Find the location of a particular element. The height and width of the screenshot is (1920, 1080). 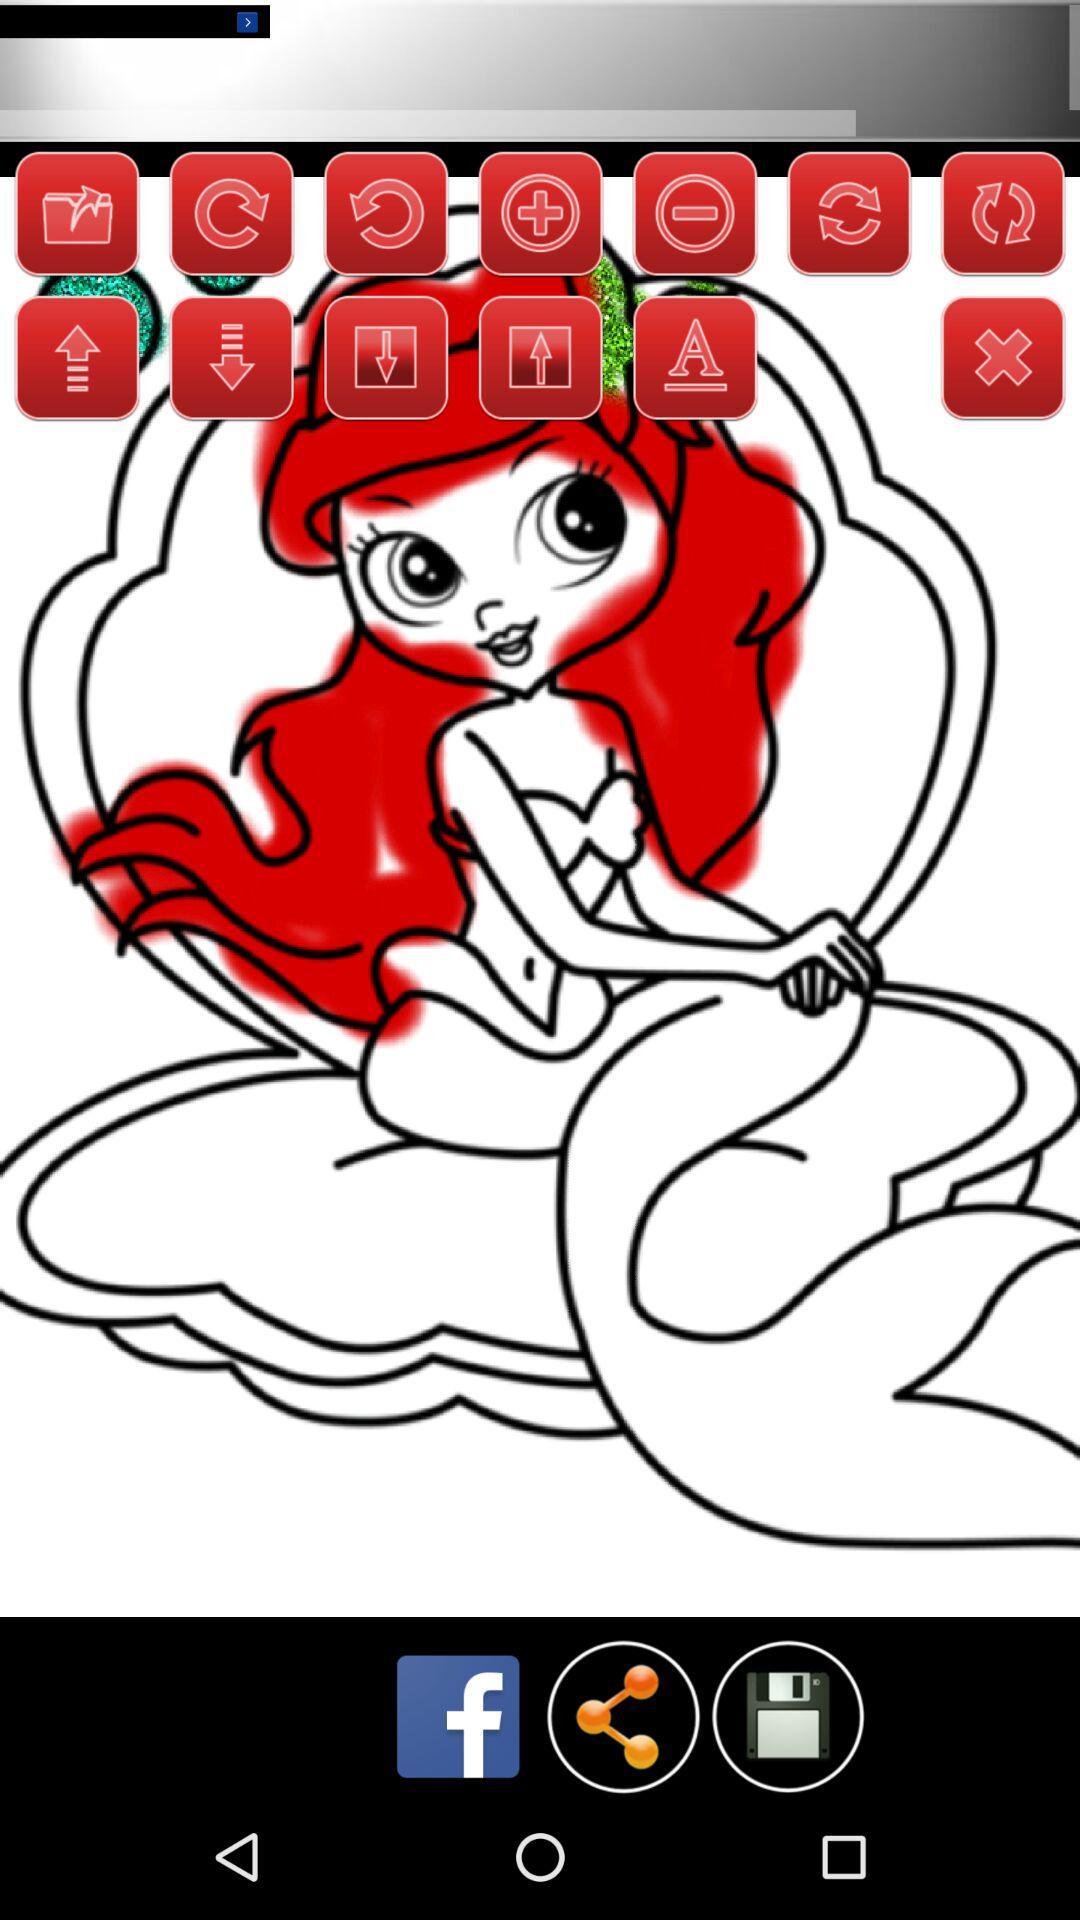

facebook page is located at coordinates (458, 1715).